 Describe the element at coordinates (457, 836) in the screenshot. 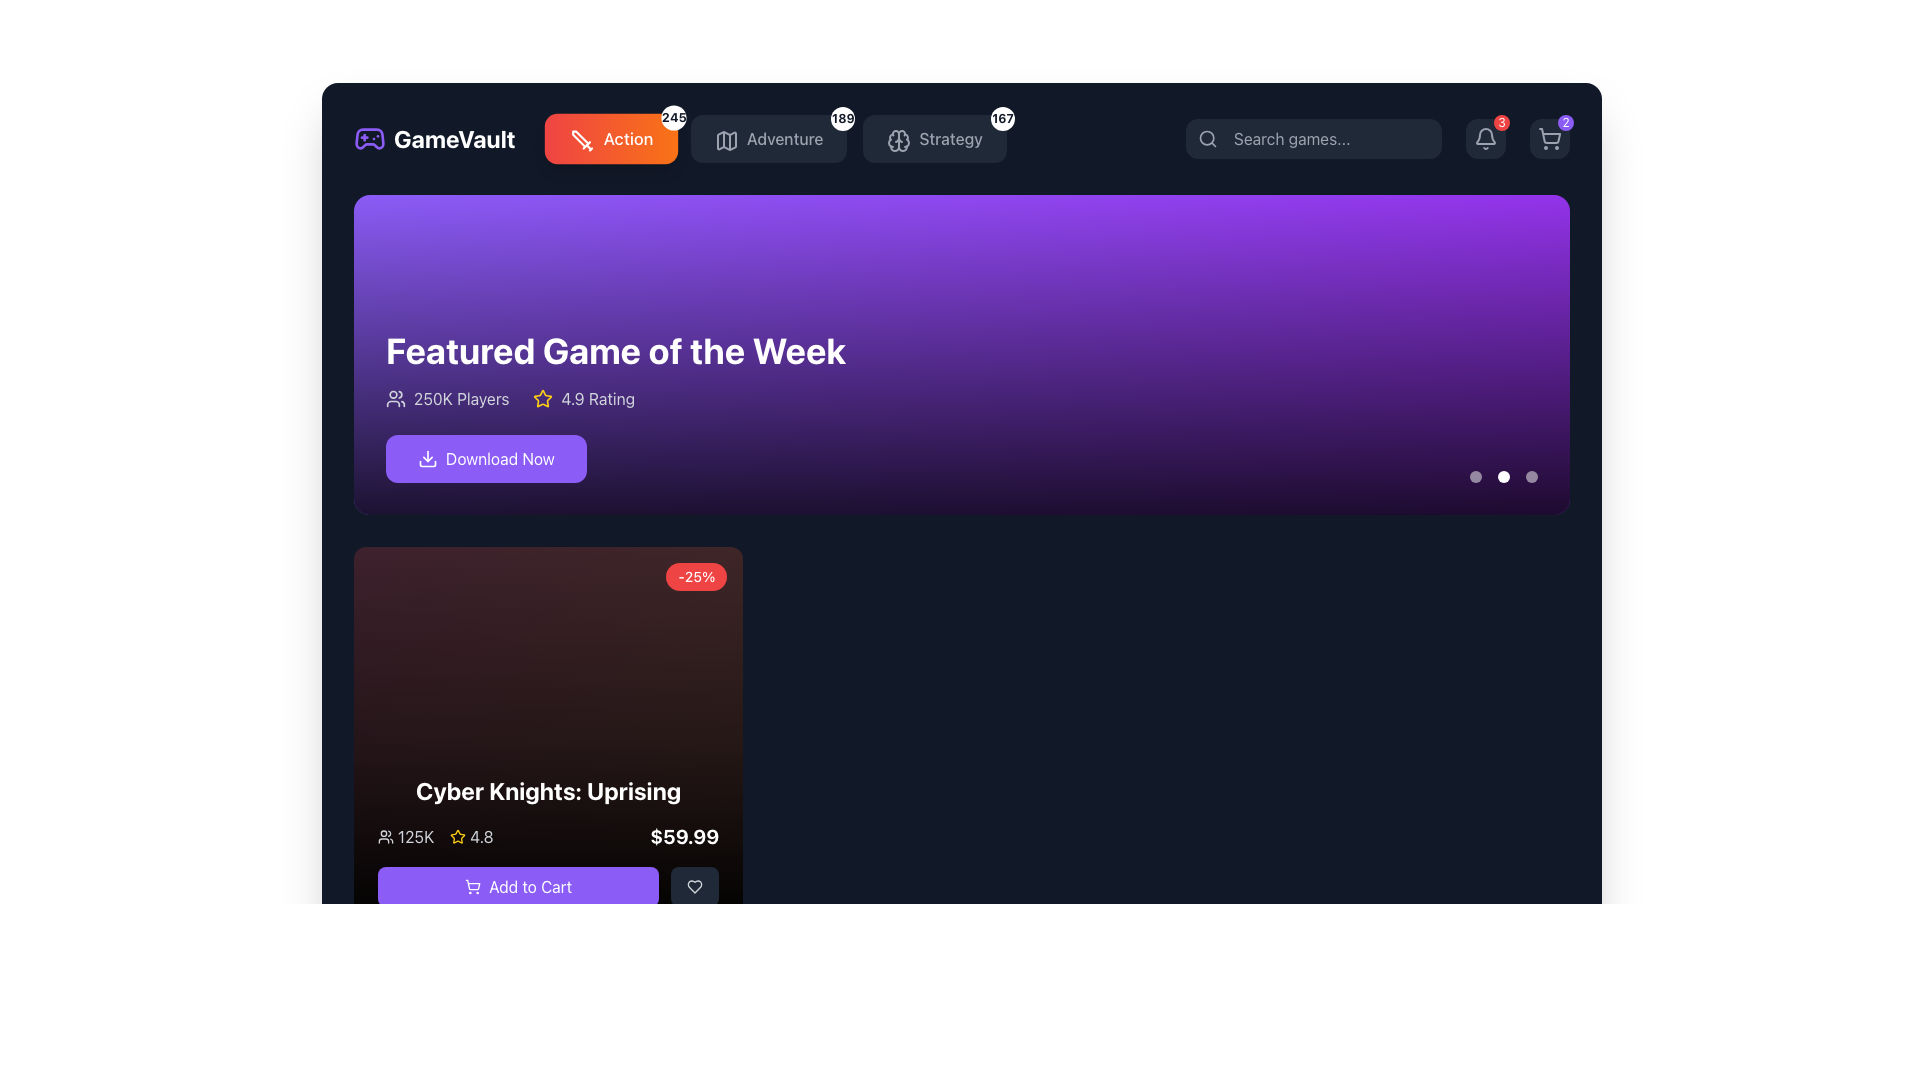

I see `the star icon representing the rating in the 'Featured Game of the Week' section, located slightly to the right of the text '4.9 Rating'` at that location.